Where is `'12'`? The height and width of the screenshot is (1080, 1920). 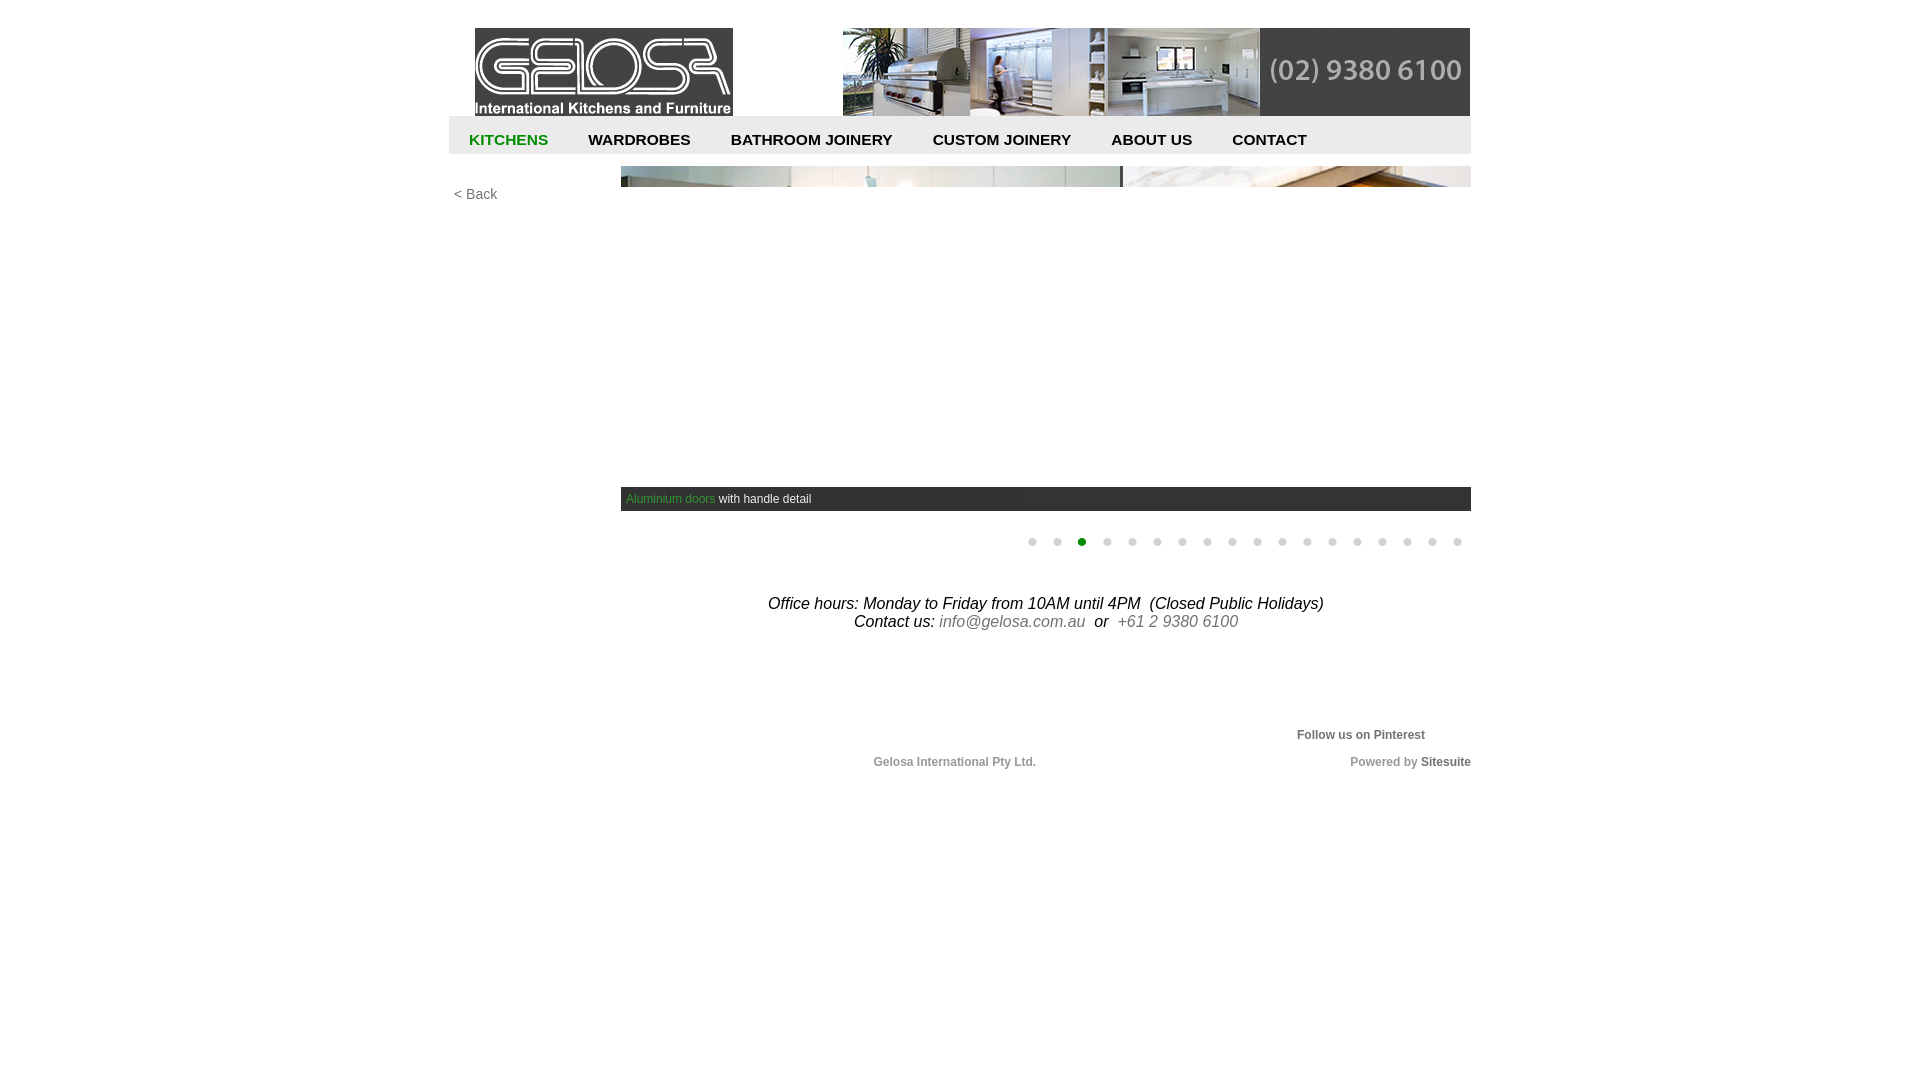 '12' is located at coordinates (1306, 542).